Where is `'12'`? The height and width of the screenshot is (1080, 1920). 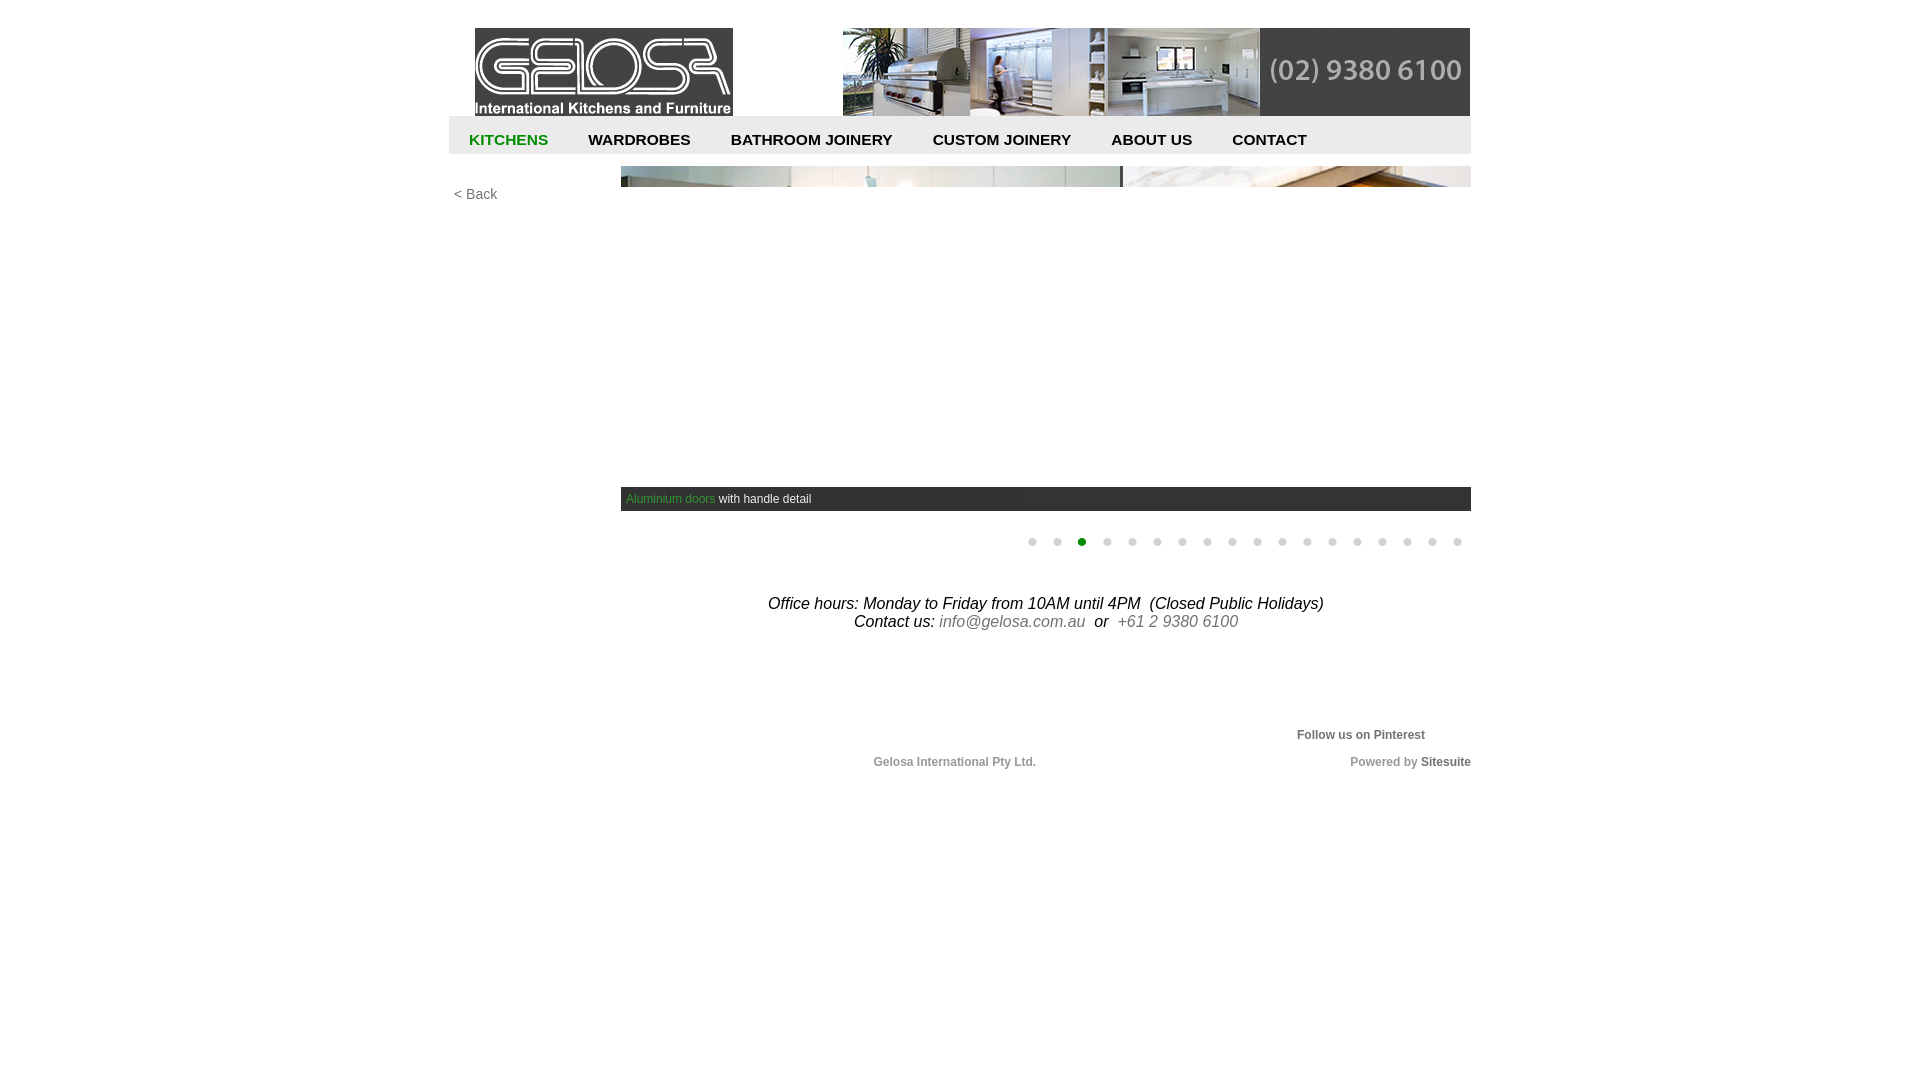 '12' is located at coordinates (1306, 542).